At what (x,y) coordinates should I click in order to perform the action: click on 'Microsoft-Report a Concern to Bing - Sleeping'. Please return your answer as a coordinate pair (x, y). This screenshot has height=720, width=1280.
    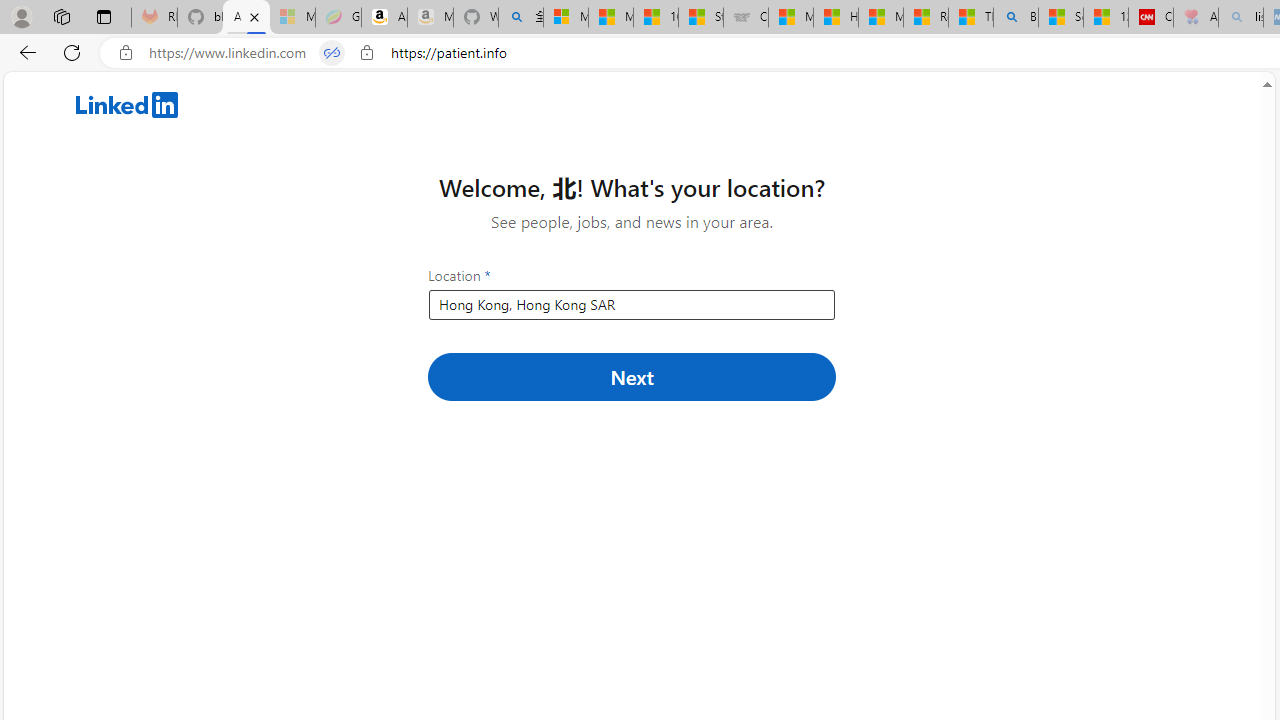
    Looking at the image, I should click on (291, 17).